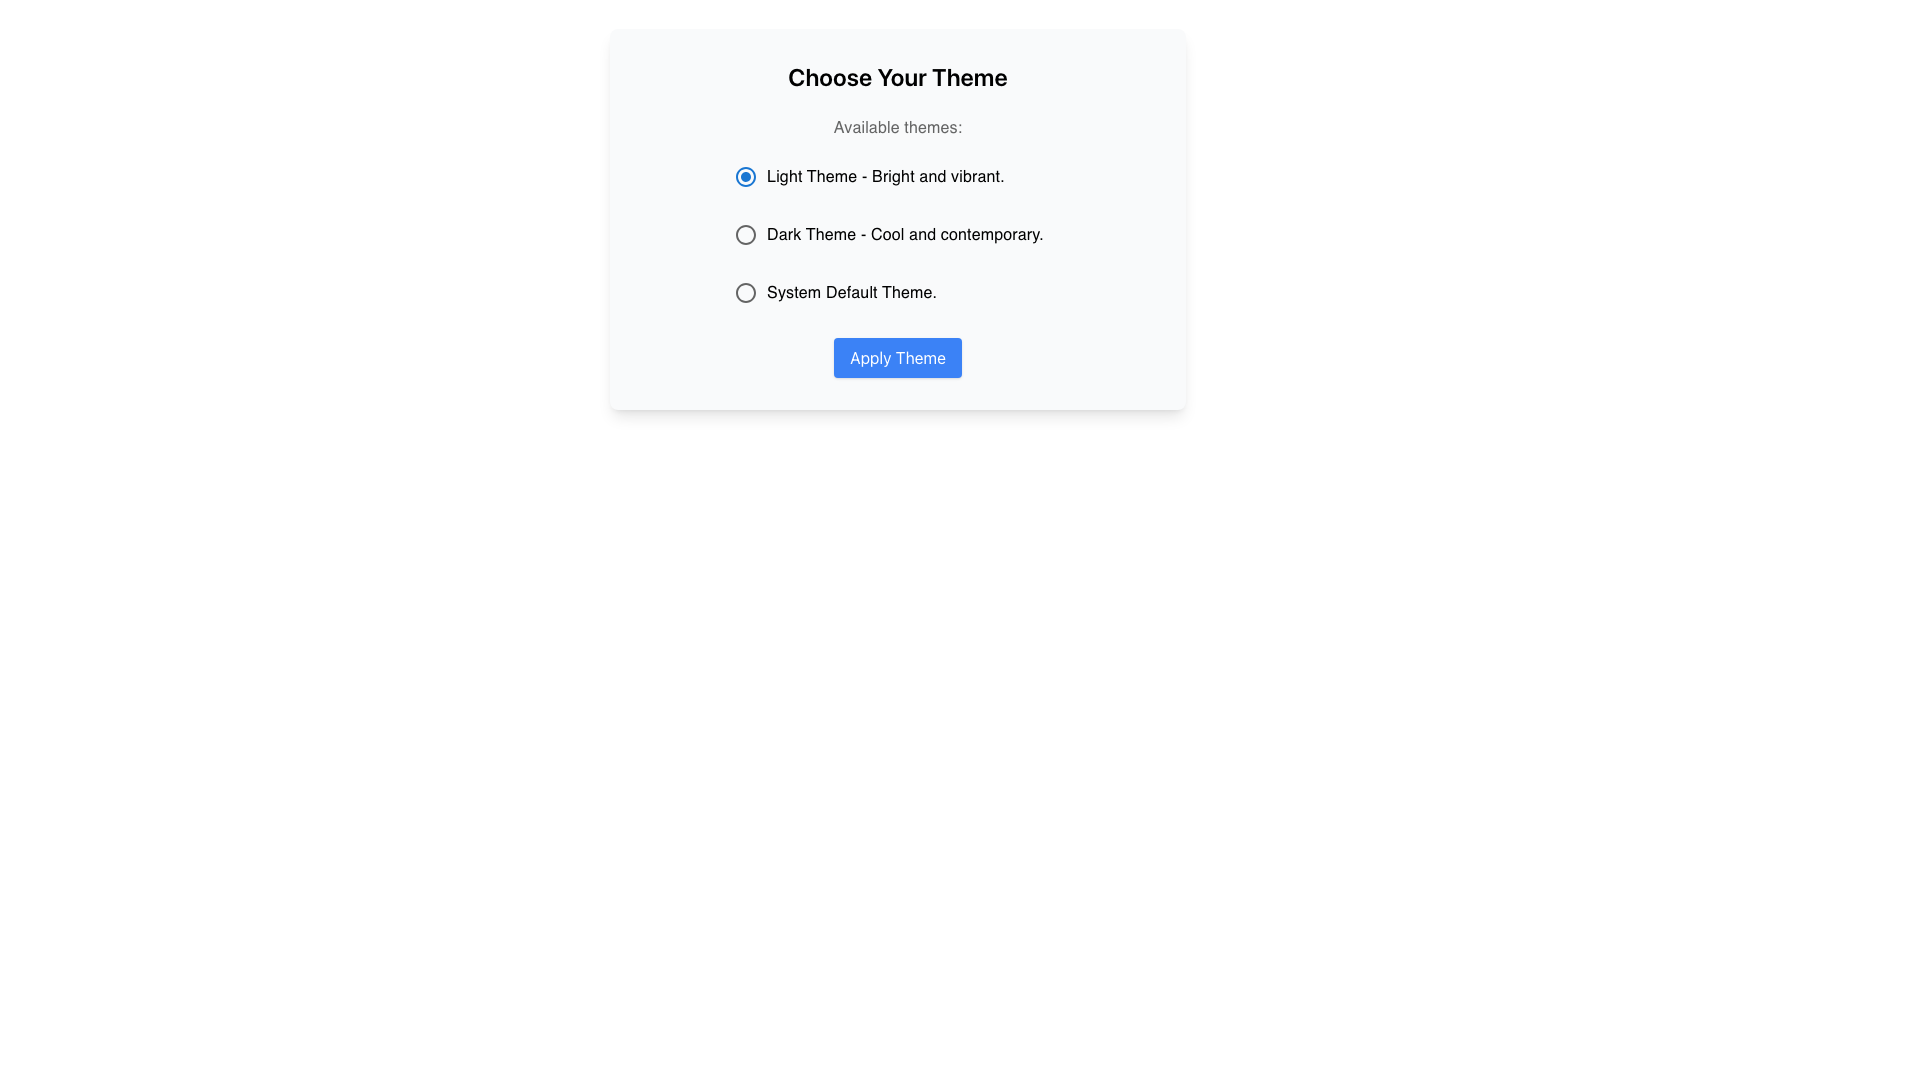 The image size is (1920, 1080). Describe the element at coordinates (745, 293) in the screenshot. I see `the visual indicator of the unselected radio button corresponding to the 'System Default Theme' option, which is the third option in the list of theme options` at that location.